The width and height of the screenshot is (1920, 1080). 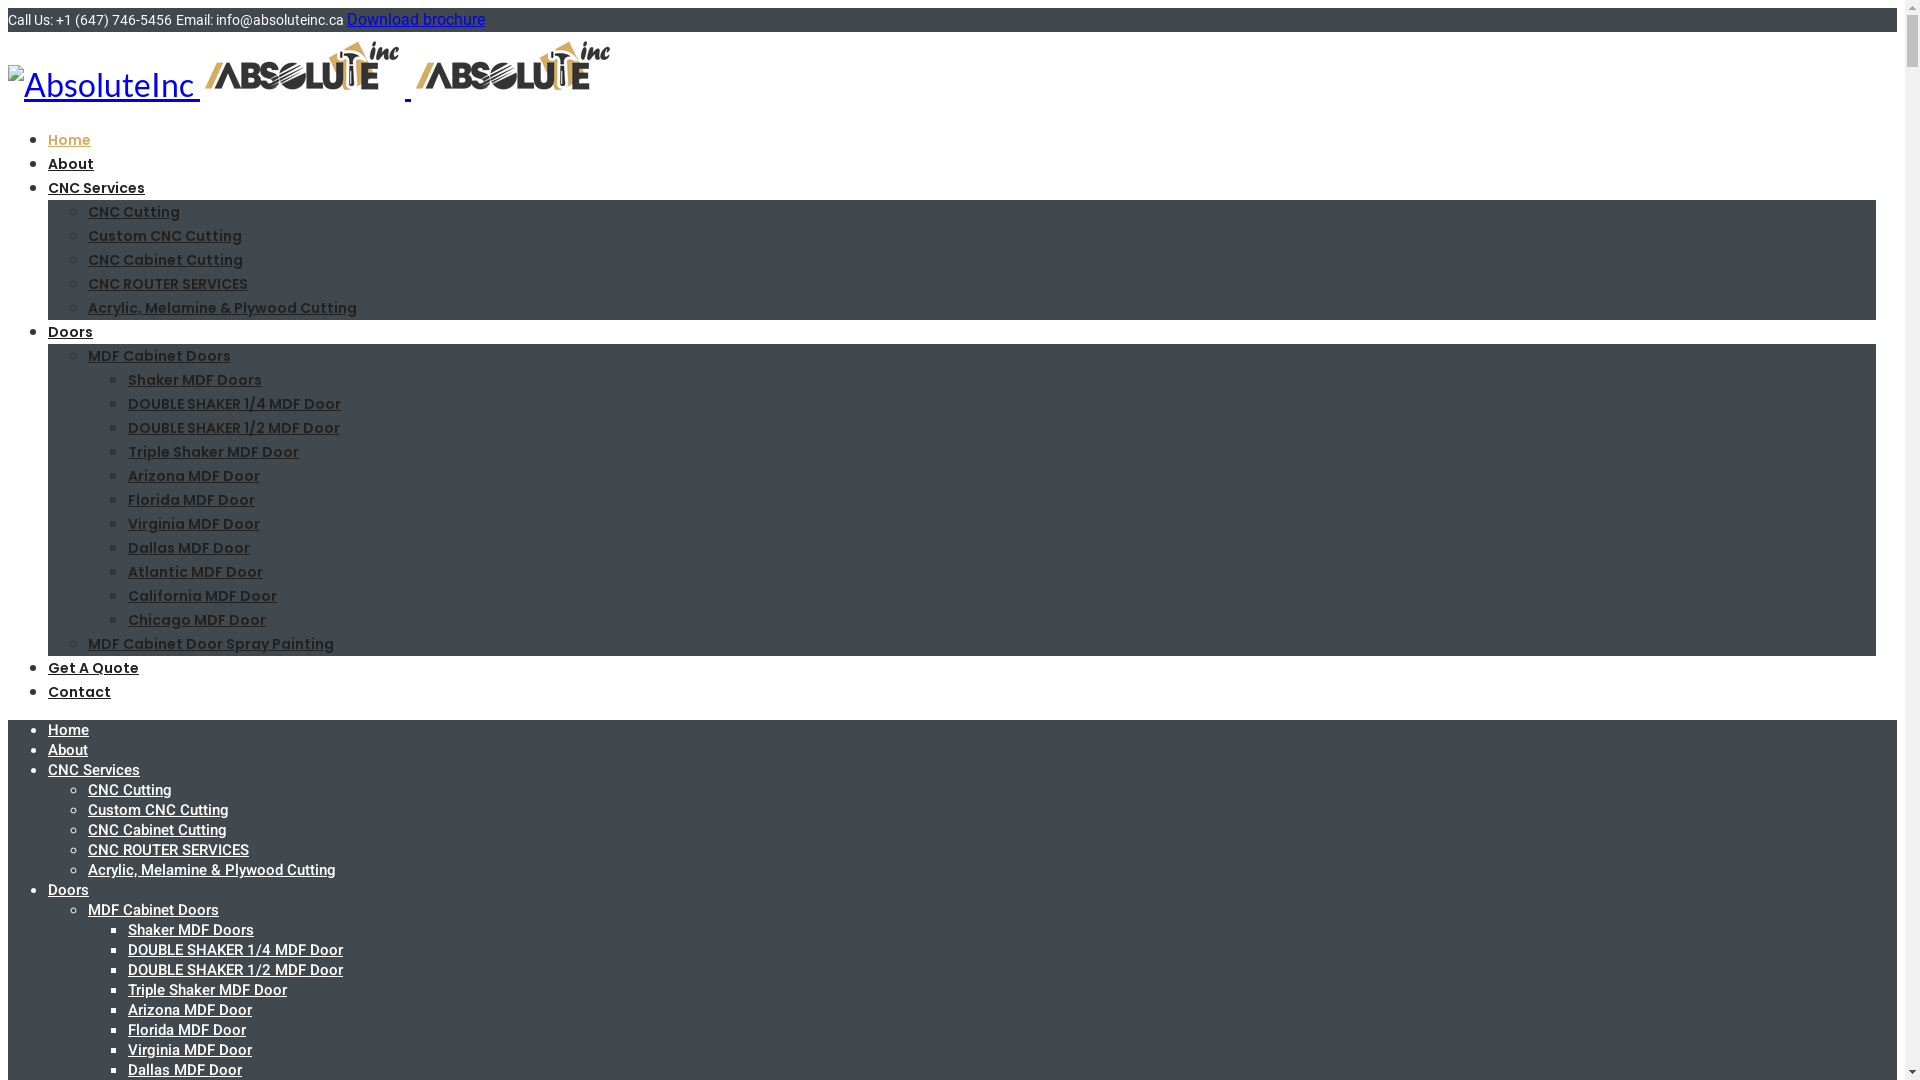 What do you see at coordinates (48, 749) in the screenshot?
I see `'About'` at bounding box center [48, 749].